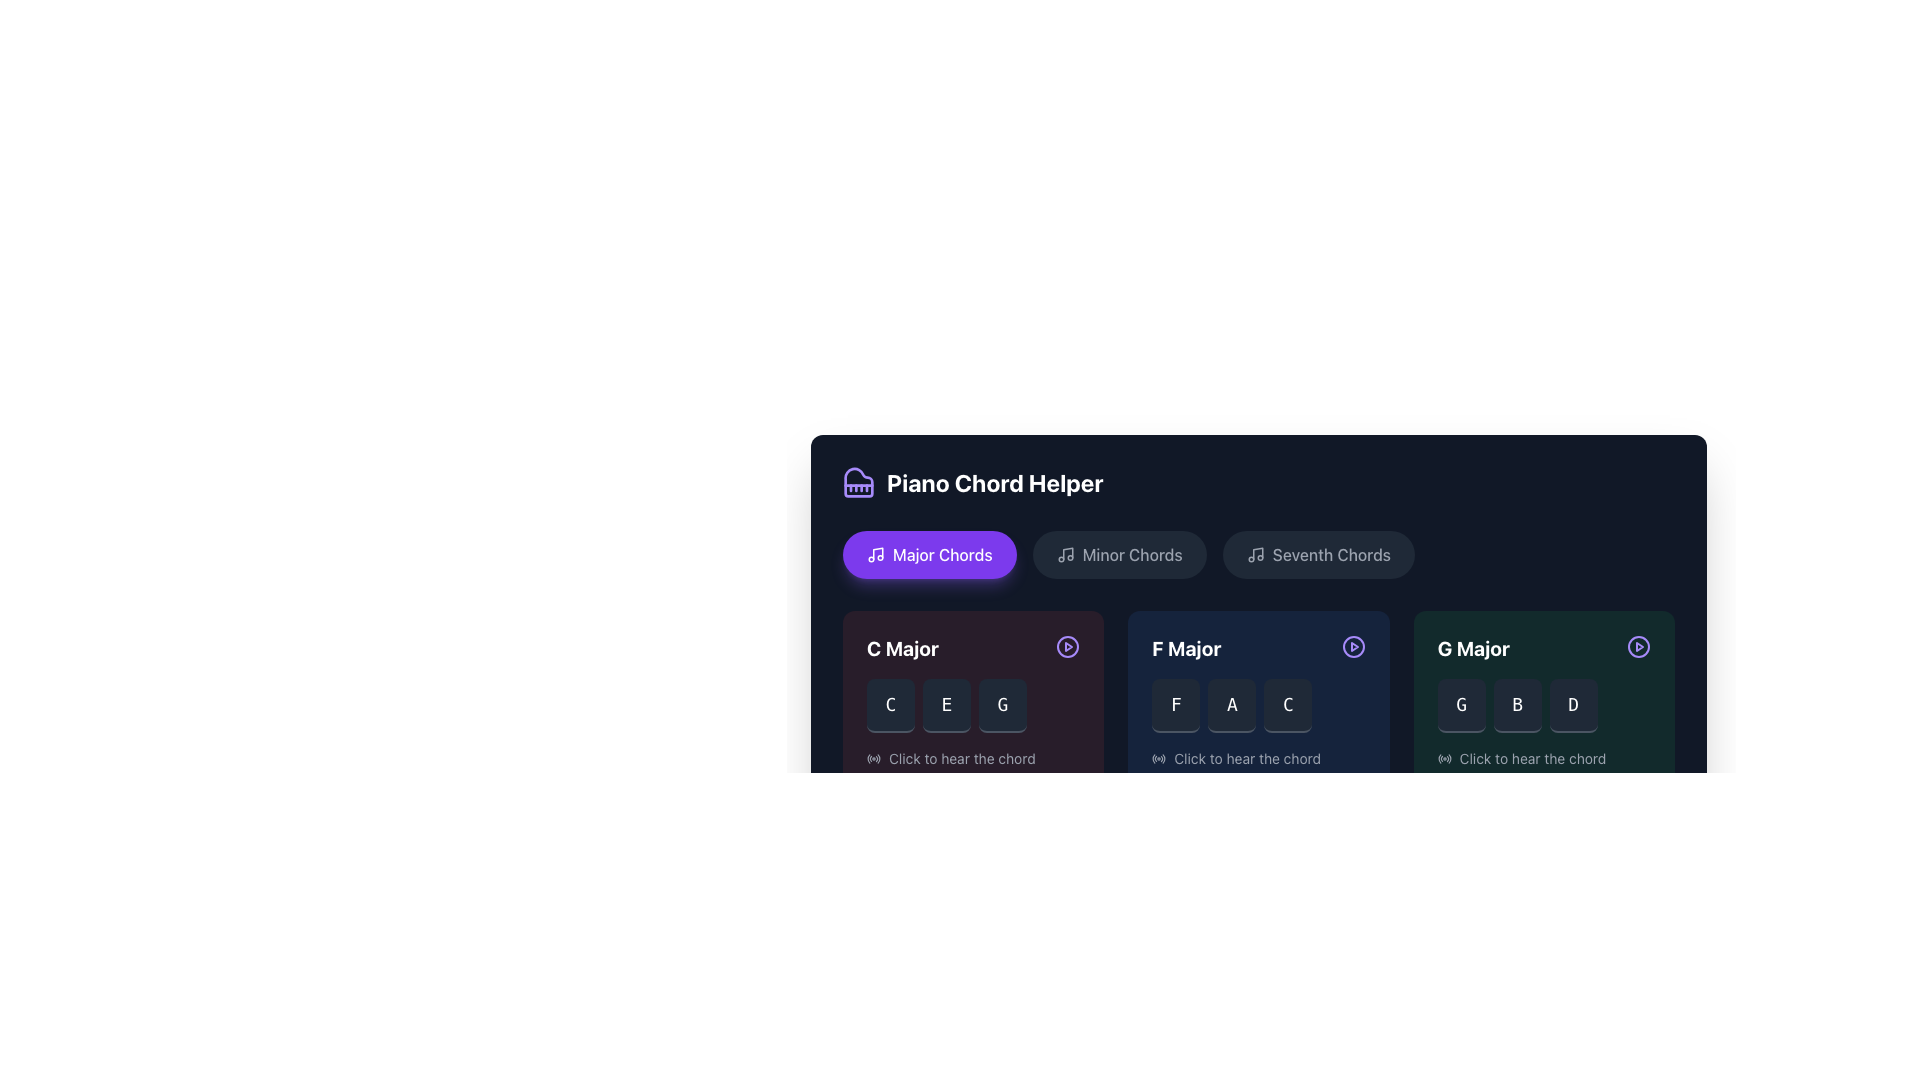 The height and width of the screenshot is (1080, 1920). What do you see at coordinates (995, 482) in the screenshot?
I see `the textual label displaying 'Piano Chord Helper' which is prominently positioned in bold white font on a dark background` at bounding box center [995, 482].